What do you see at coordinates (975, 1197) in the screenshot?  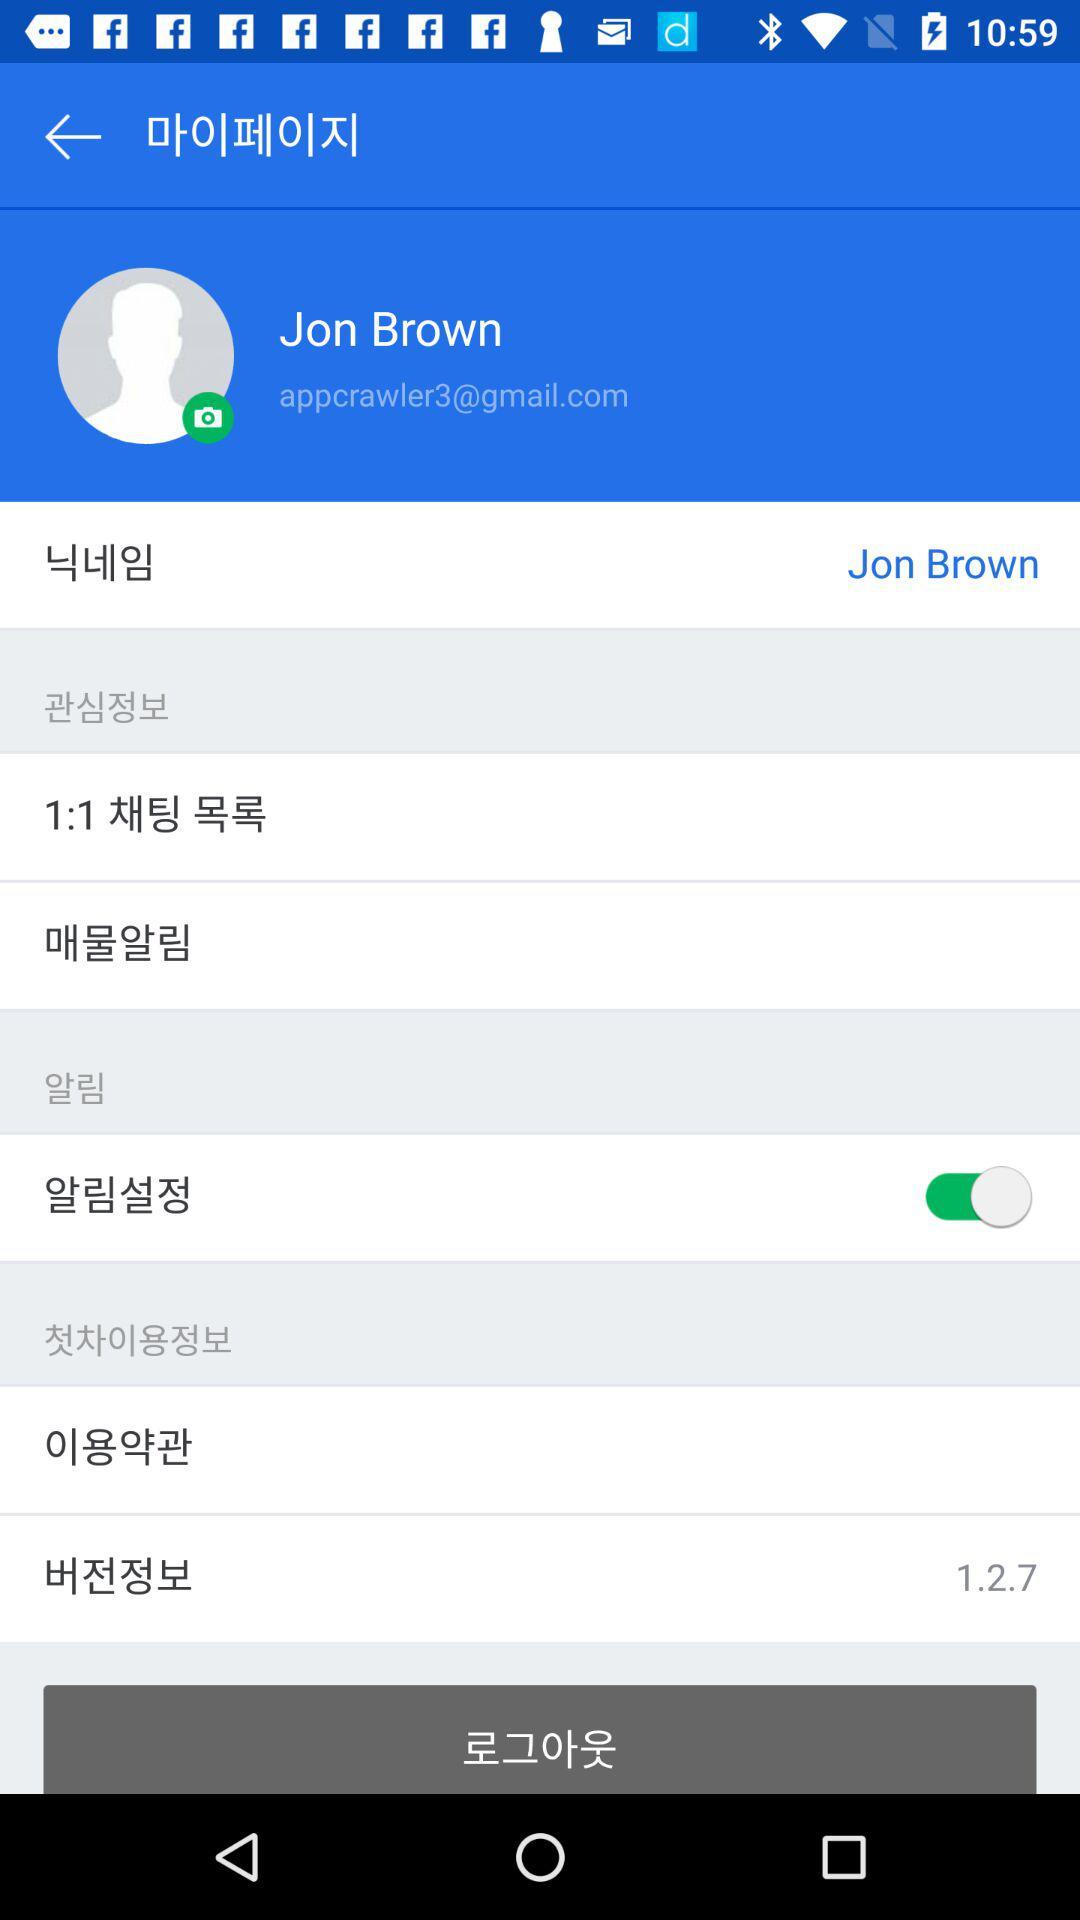 I see `the icon on the right` at bounding box center [975, 1197].